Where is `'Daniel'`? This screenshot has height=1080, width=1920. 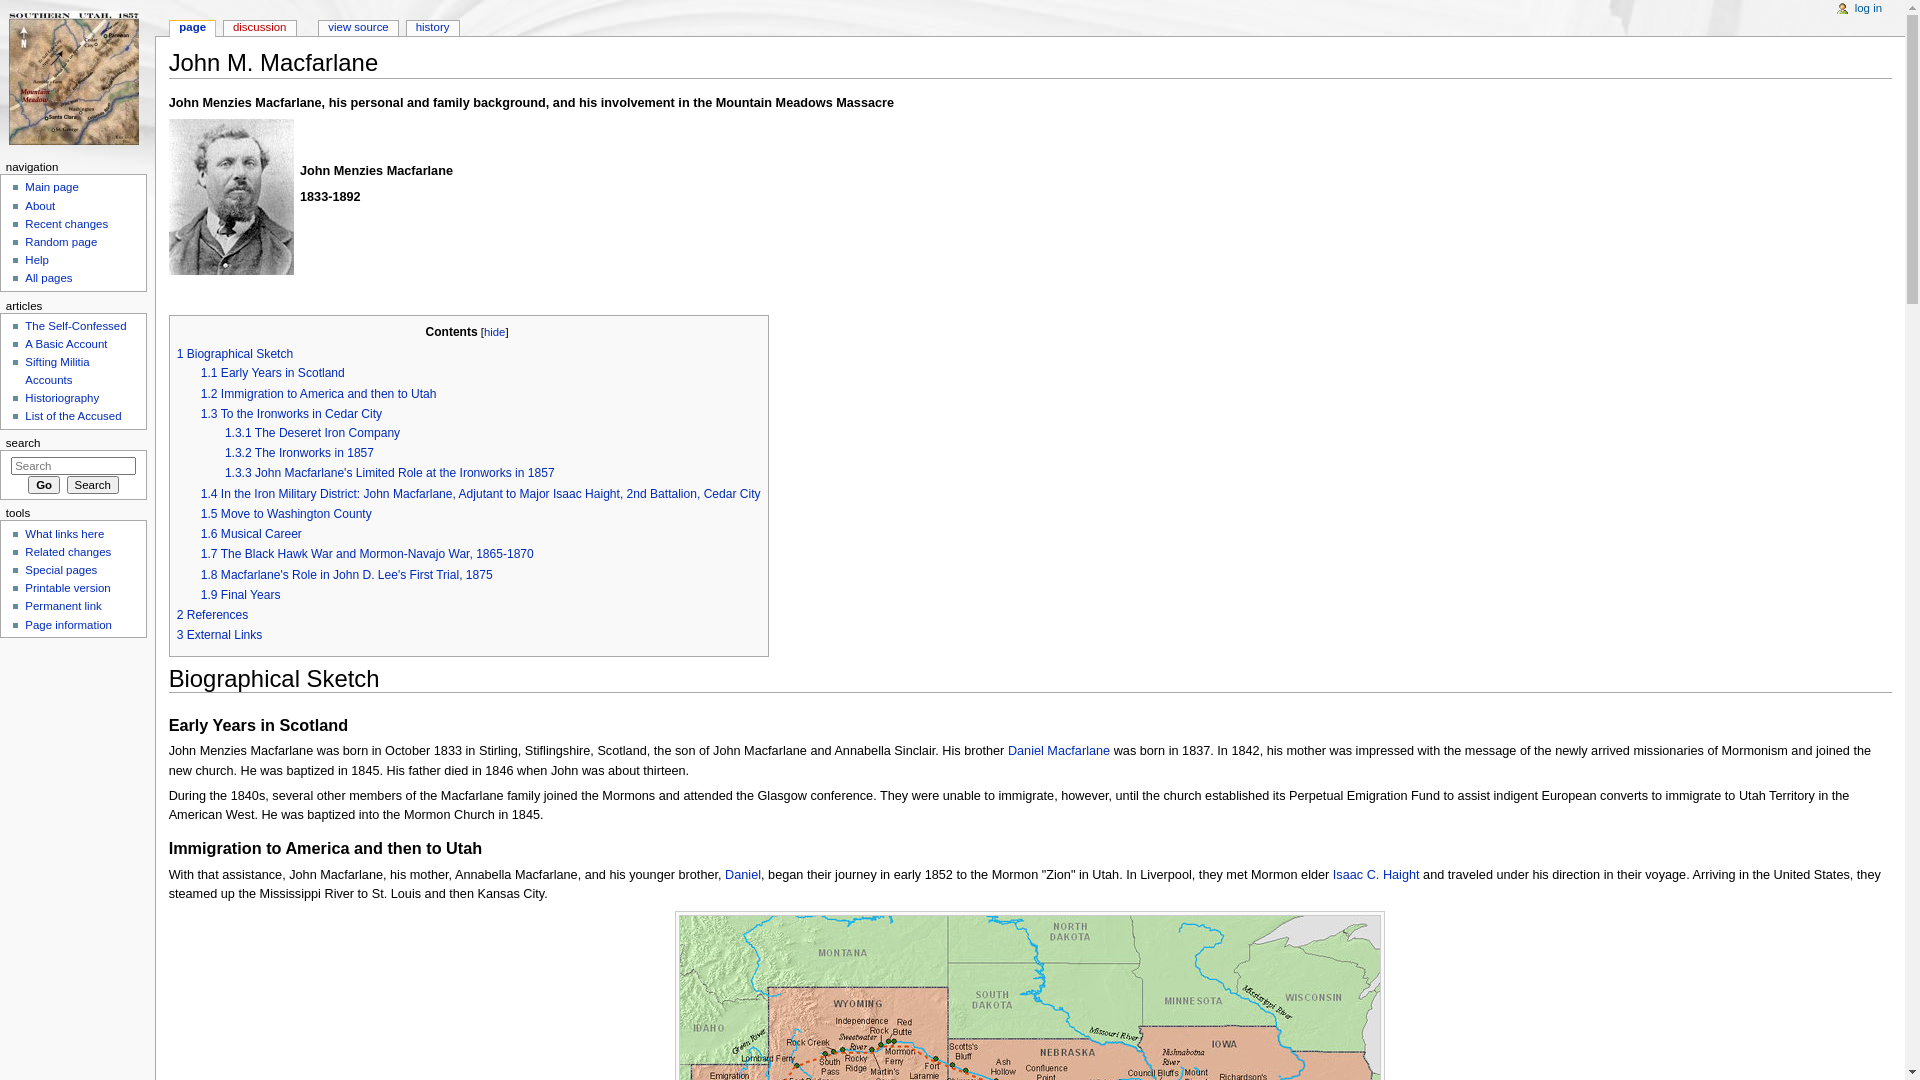 'Daniel' is located at coordinates (742, 874).